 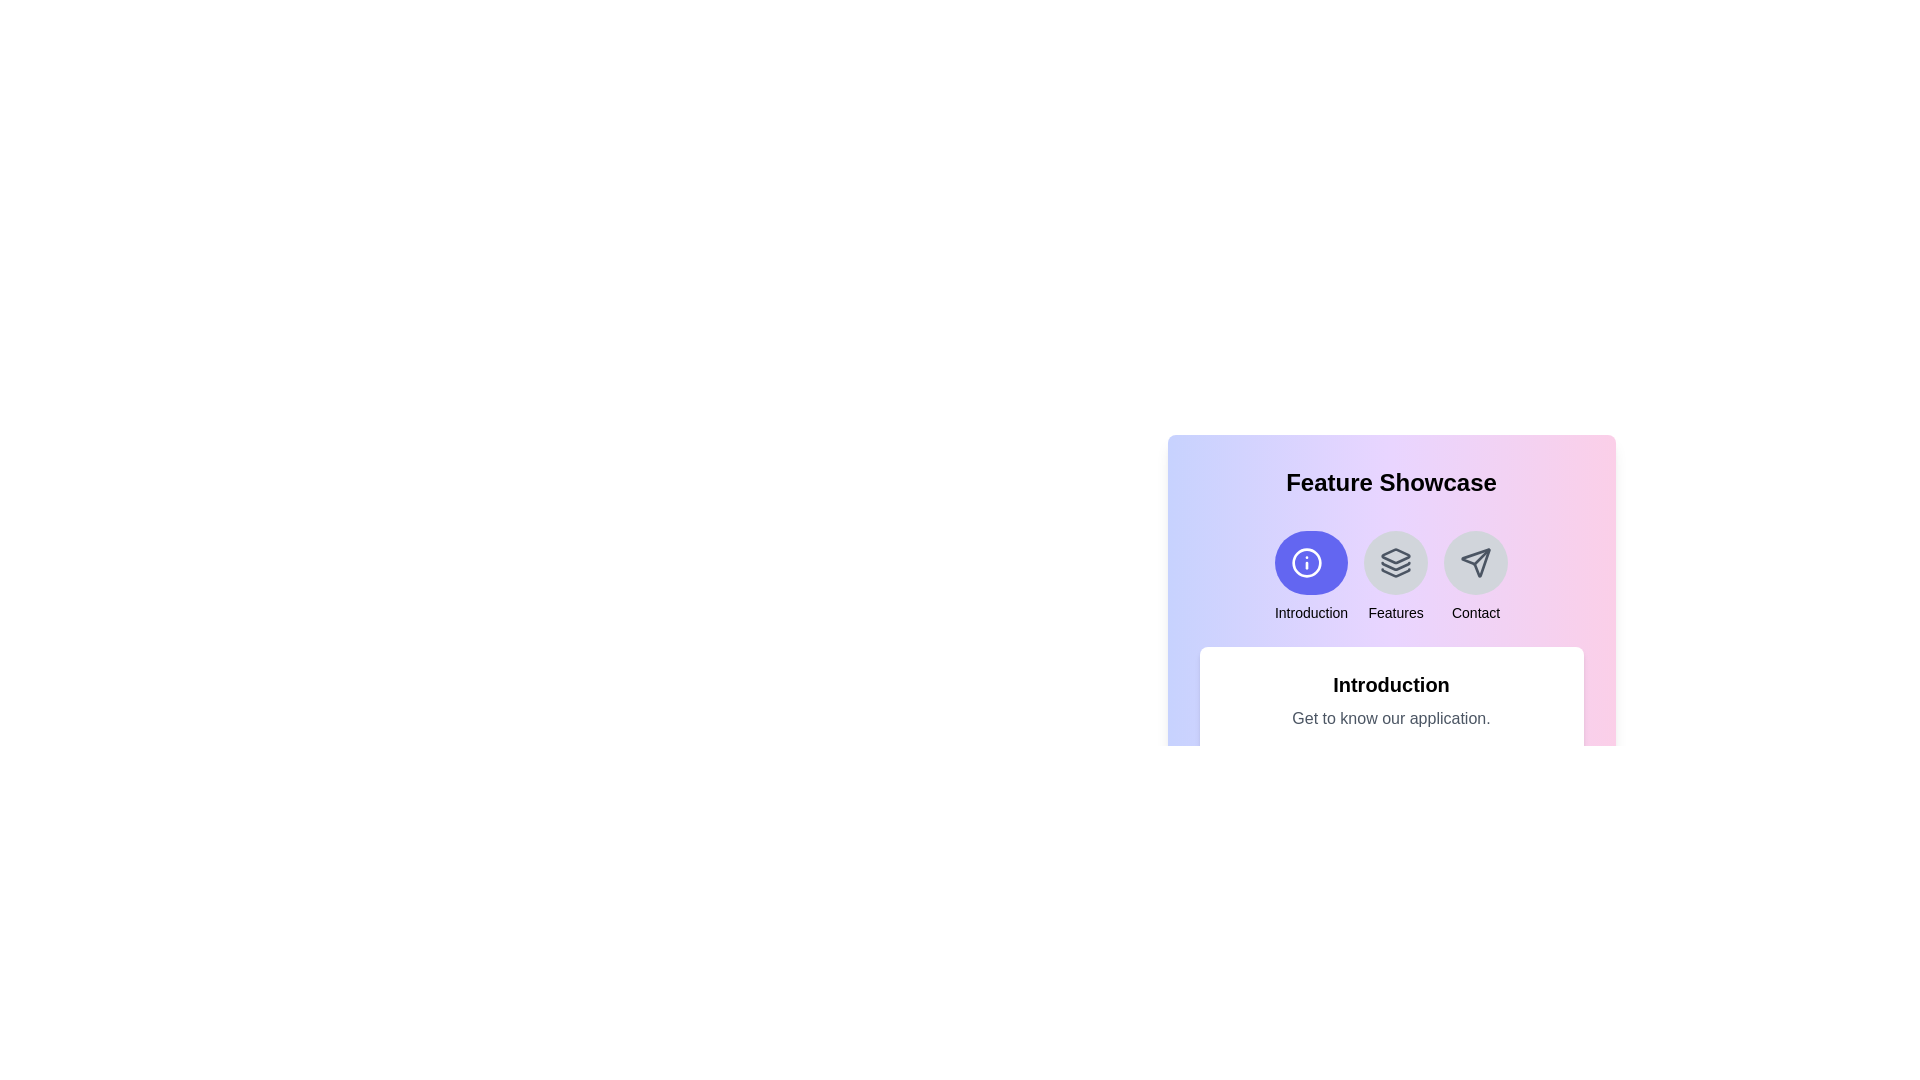 I want to click on the icon representing the feature Features to select it, so click(x=1395, y=563).